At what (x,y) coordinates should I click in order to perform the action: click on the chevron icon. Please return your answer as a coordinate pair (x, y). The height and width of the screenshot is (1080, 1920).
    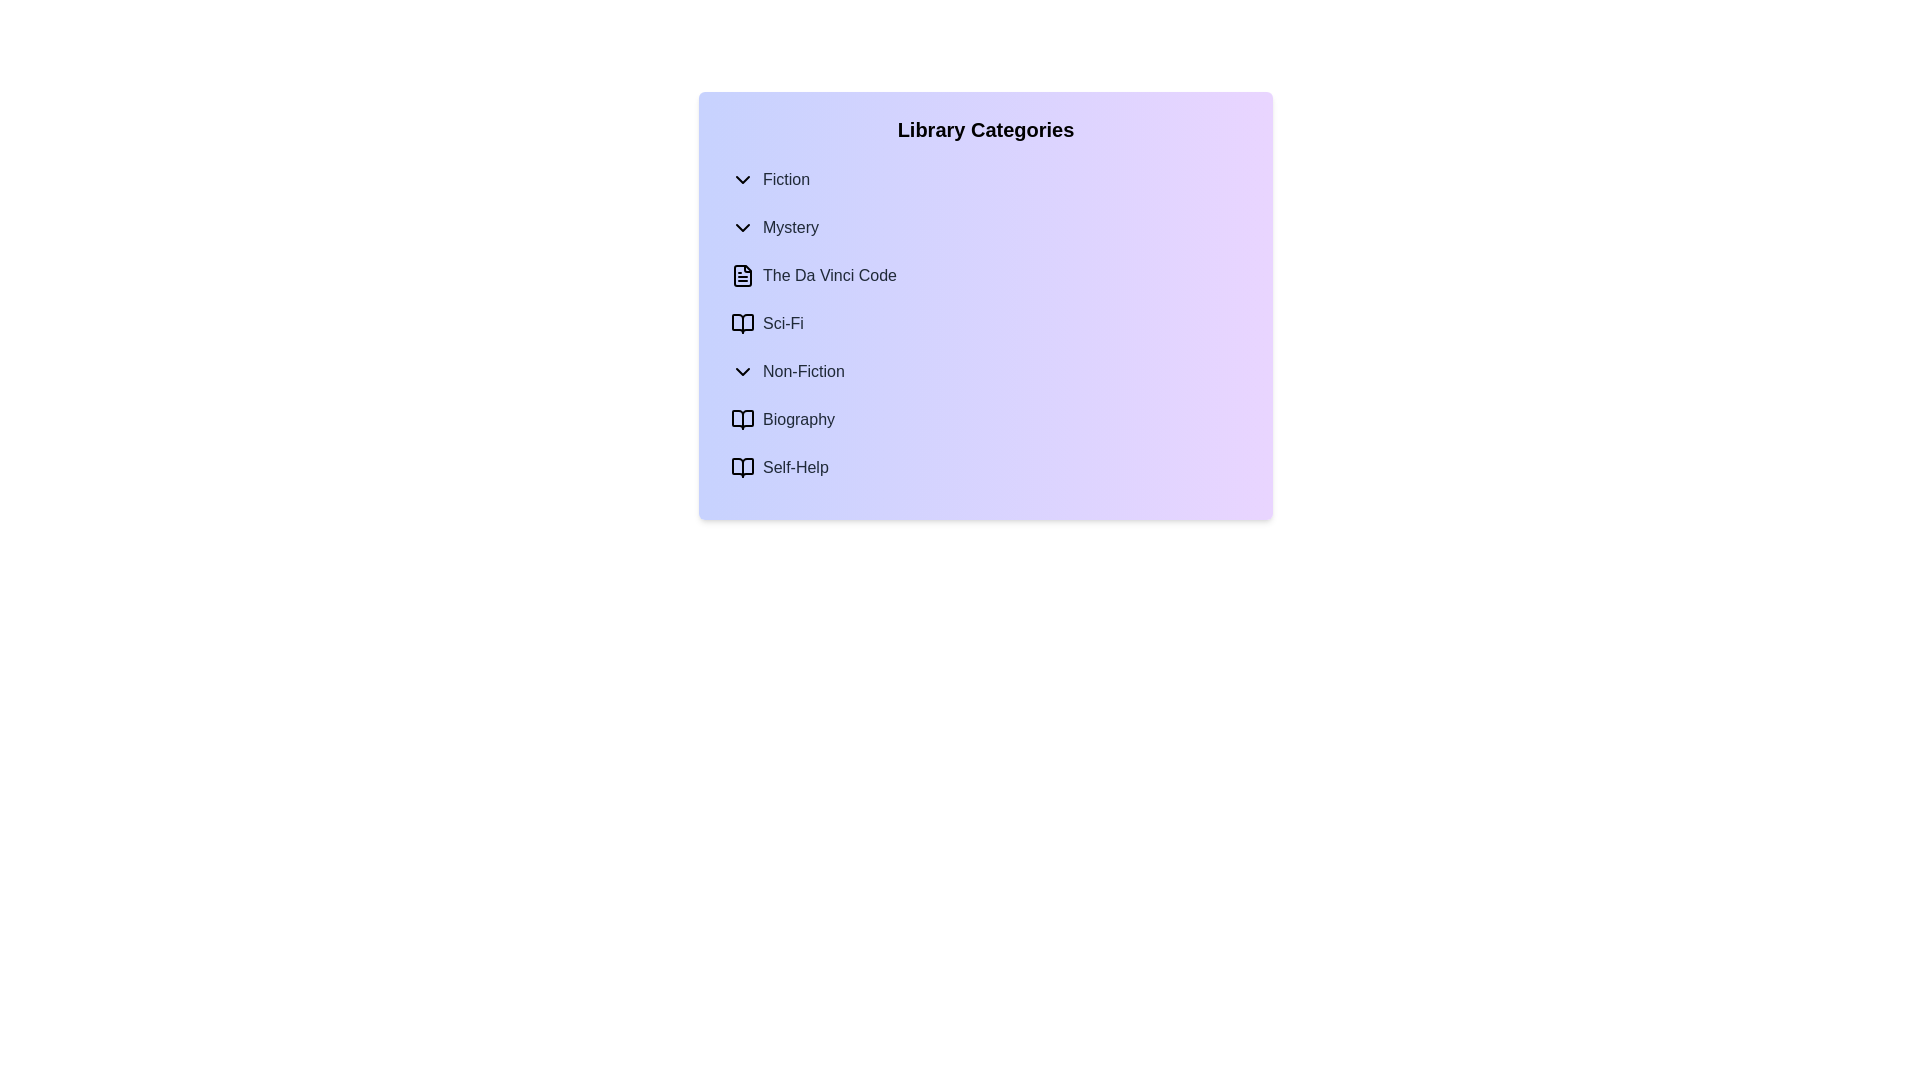
    Looking at the image, I should click on (742, 371).